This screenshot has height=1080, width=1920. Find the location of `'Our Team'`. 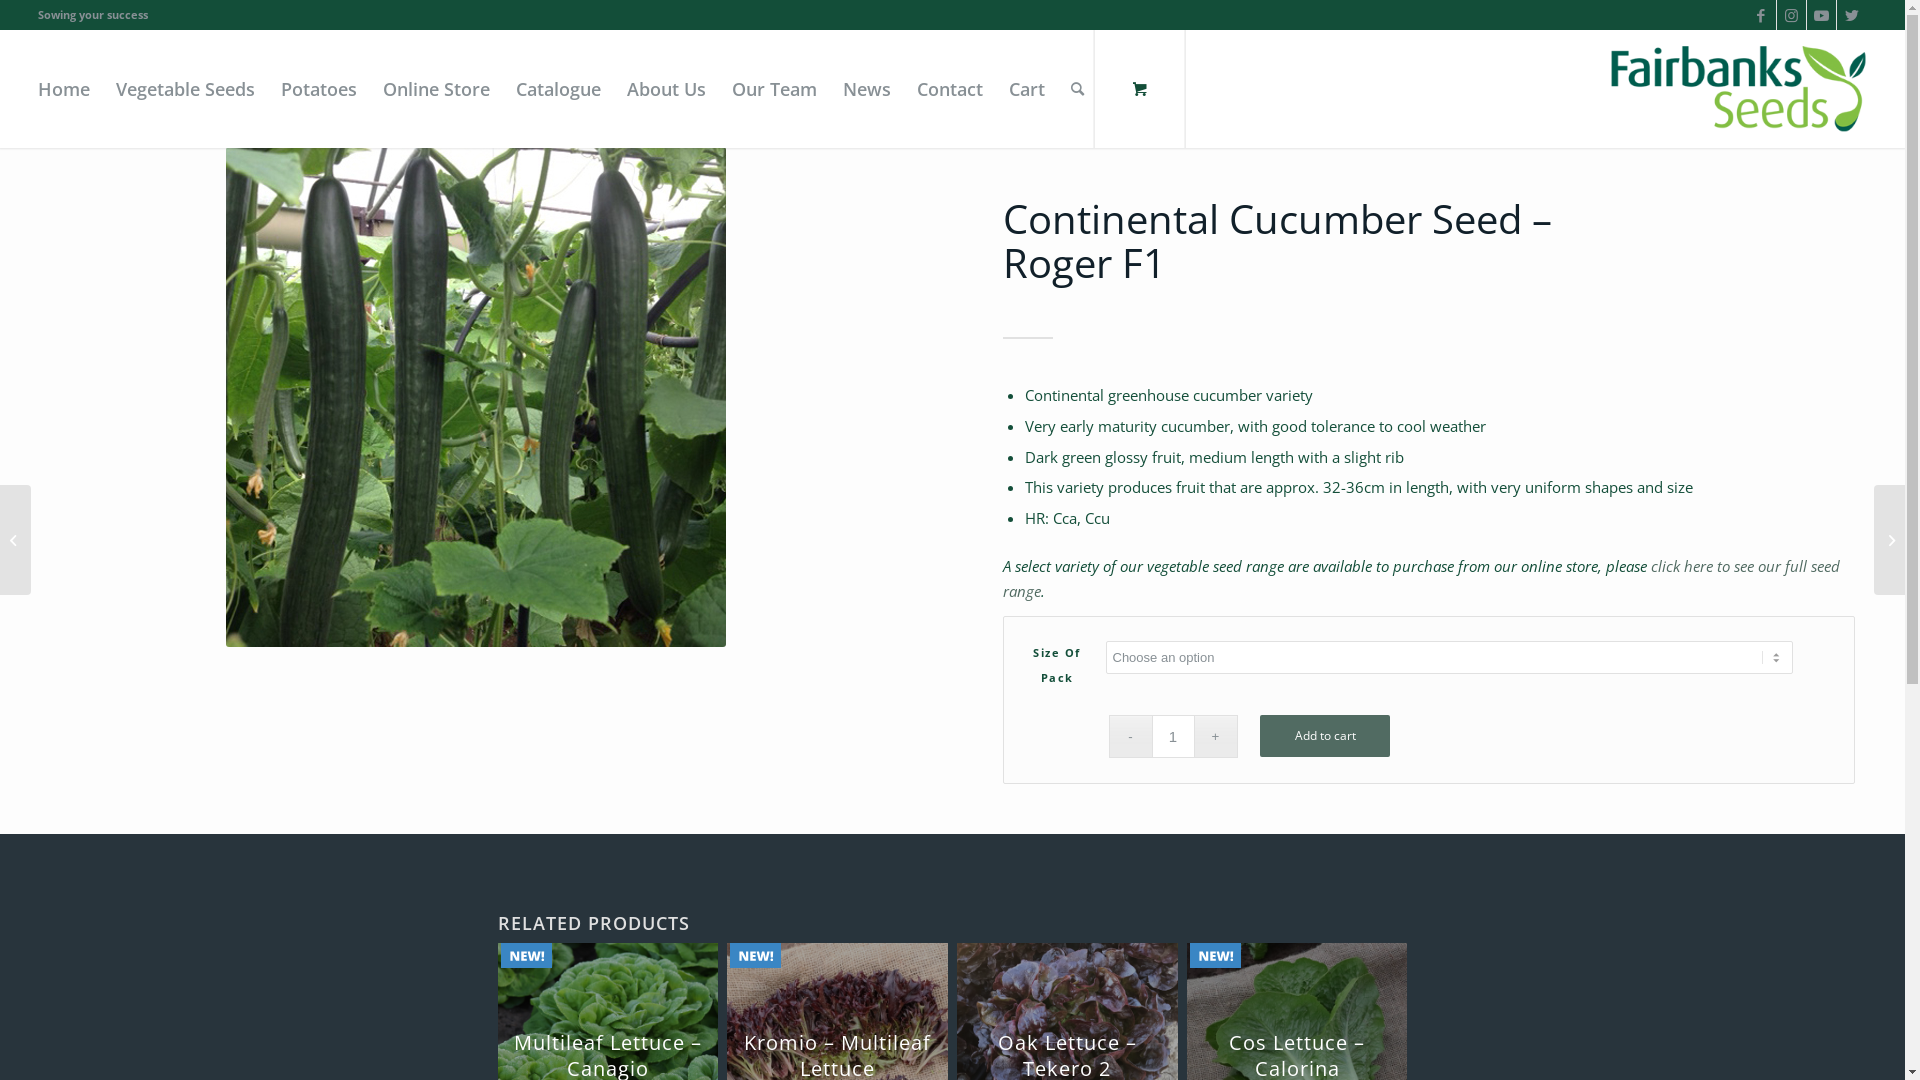

'Our Team' is located at coordinates (773, 87).